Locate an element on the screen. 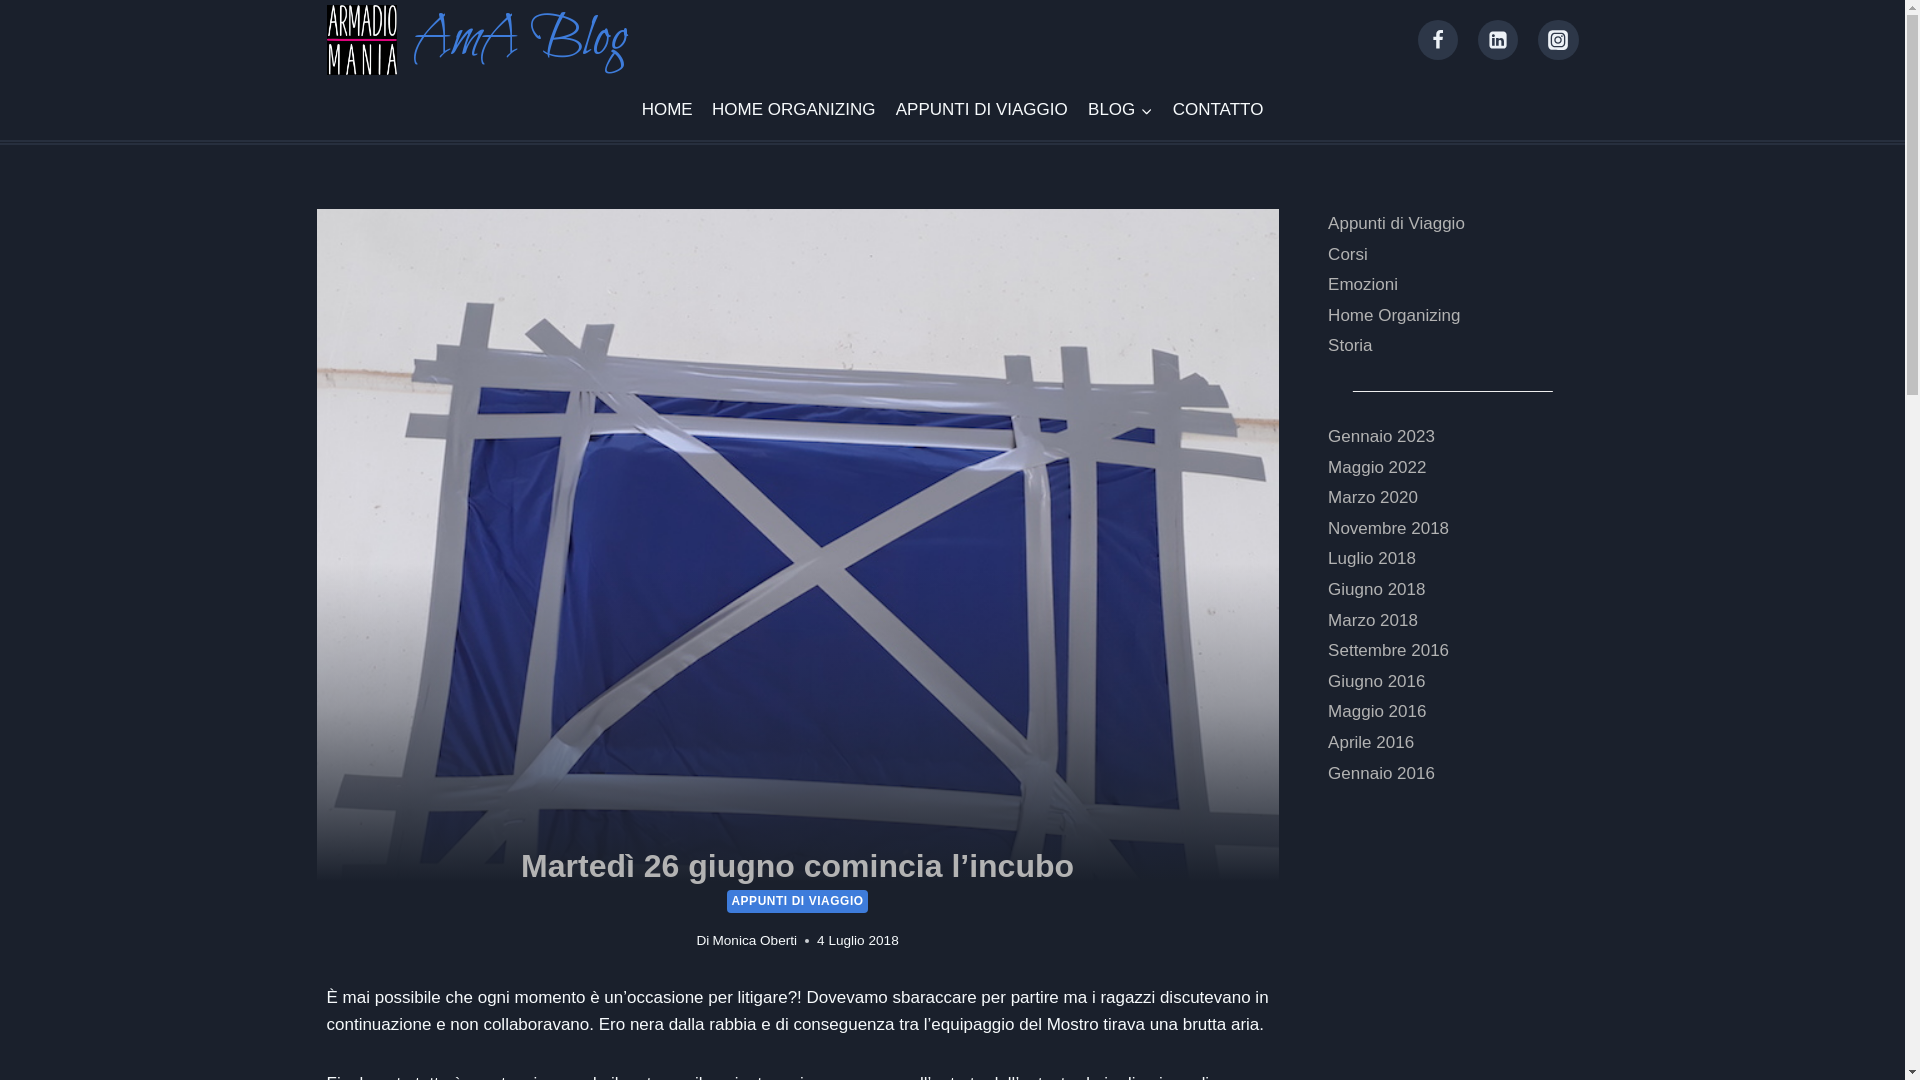 Image resolution: width=1920 pixels, height=1080 pixels. 'Marzo 2018' is located at coordinates (1328, 619).